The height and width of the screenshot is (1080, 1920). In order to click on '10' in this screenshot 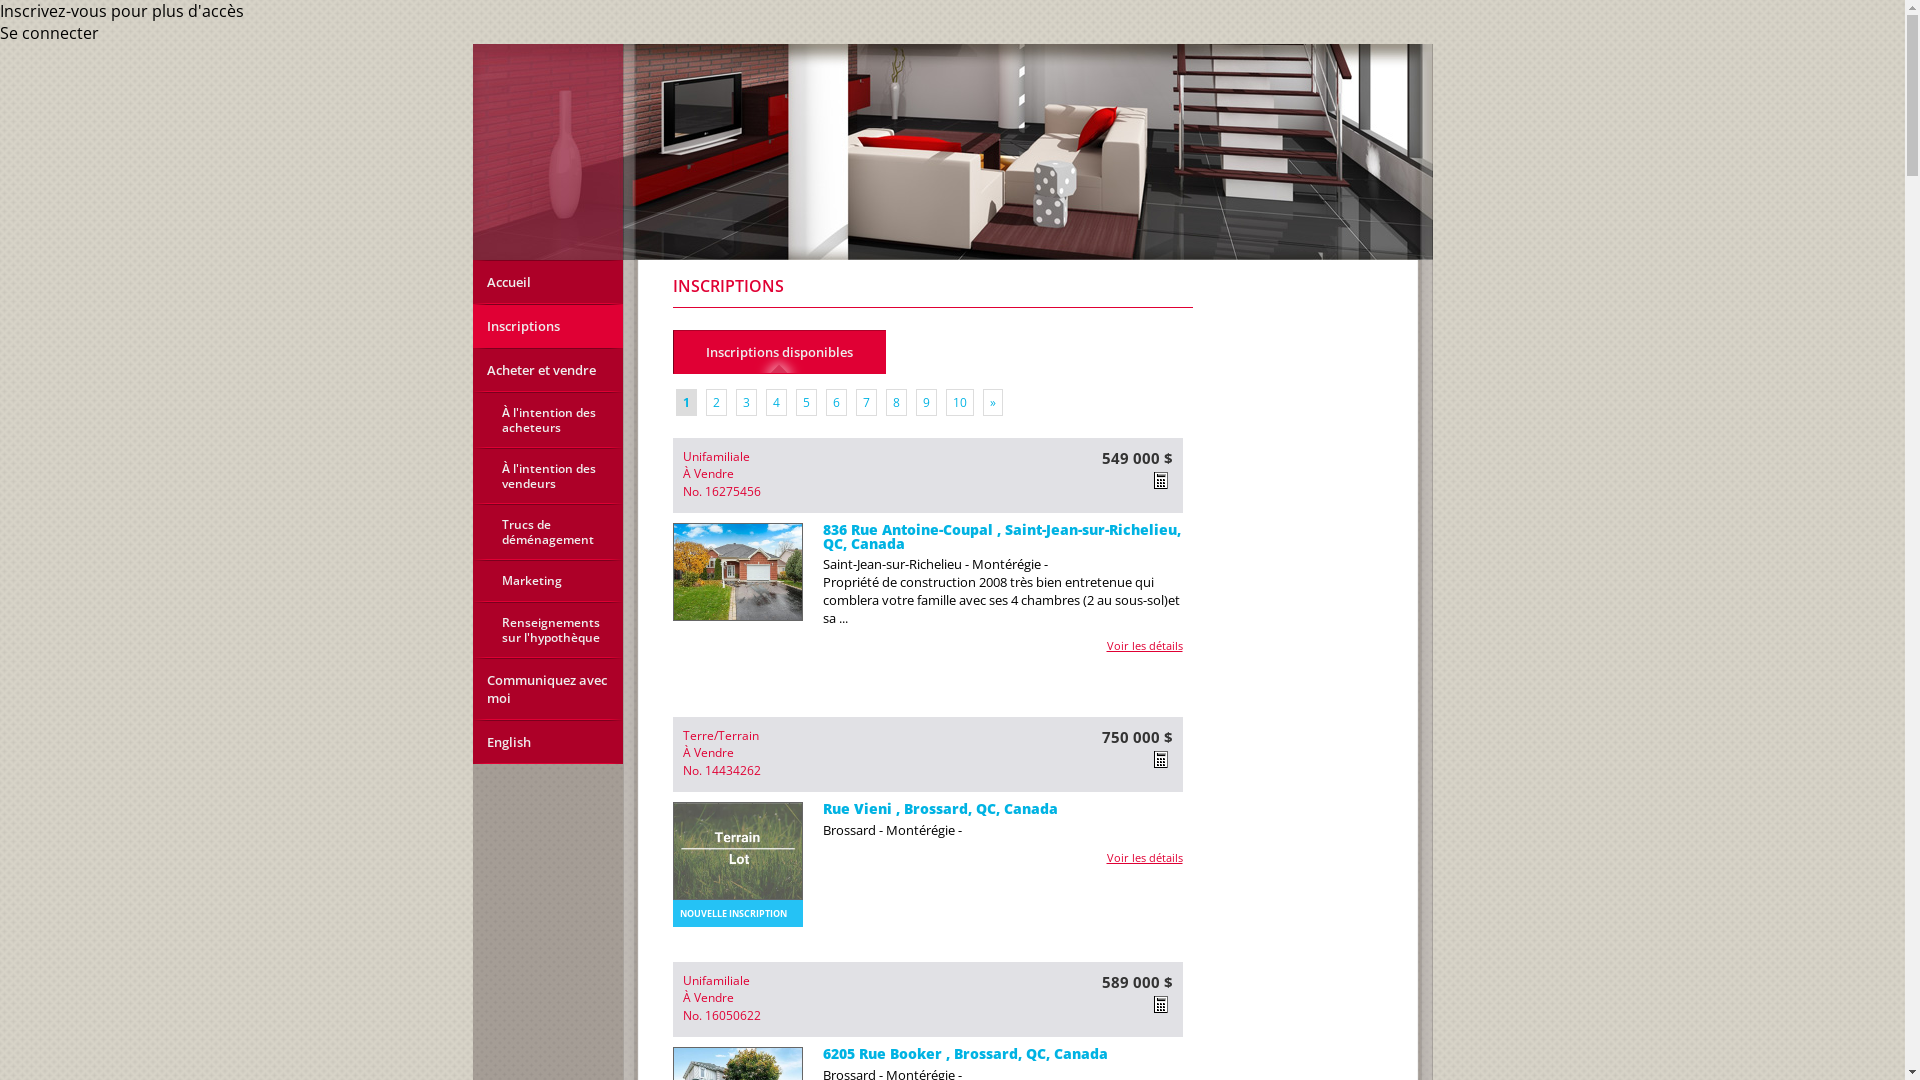, I will do `click(960, 402)`.